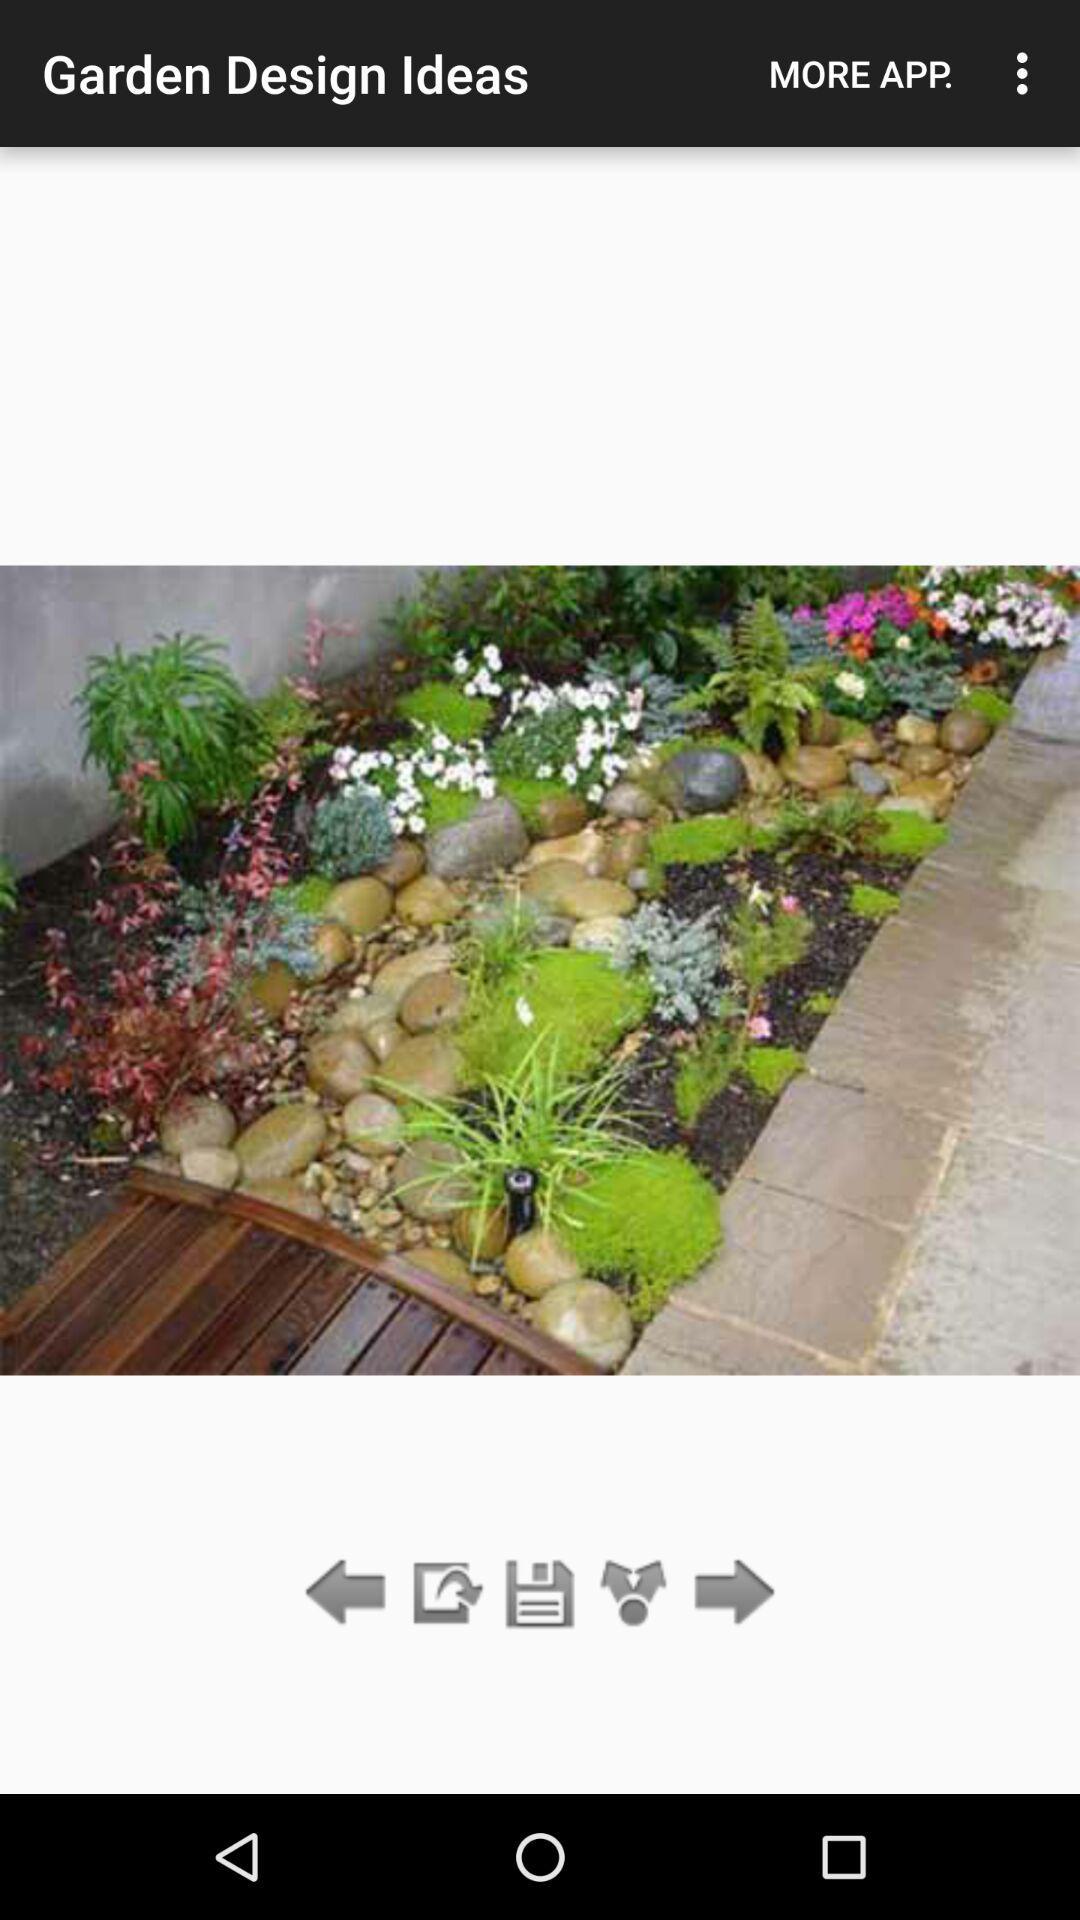  I want to click on option, so click(540, 1593).